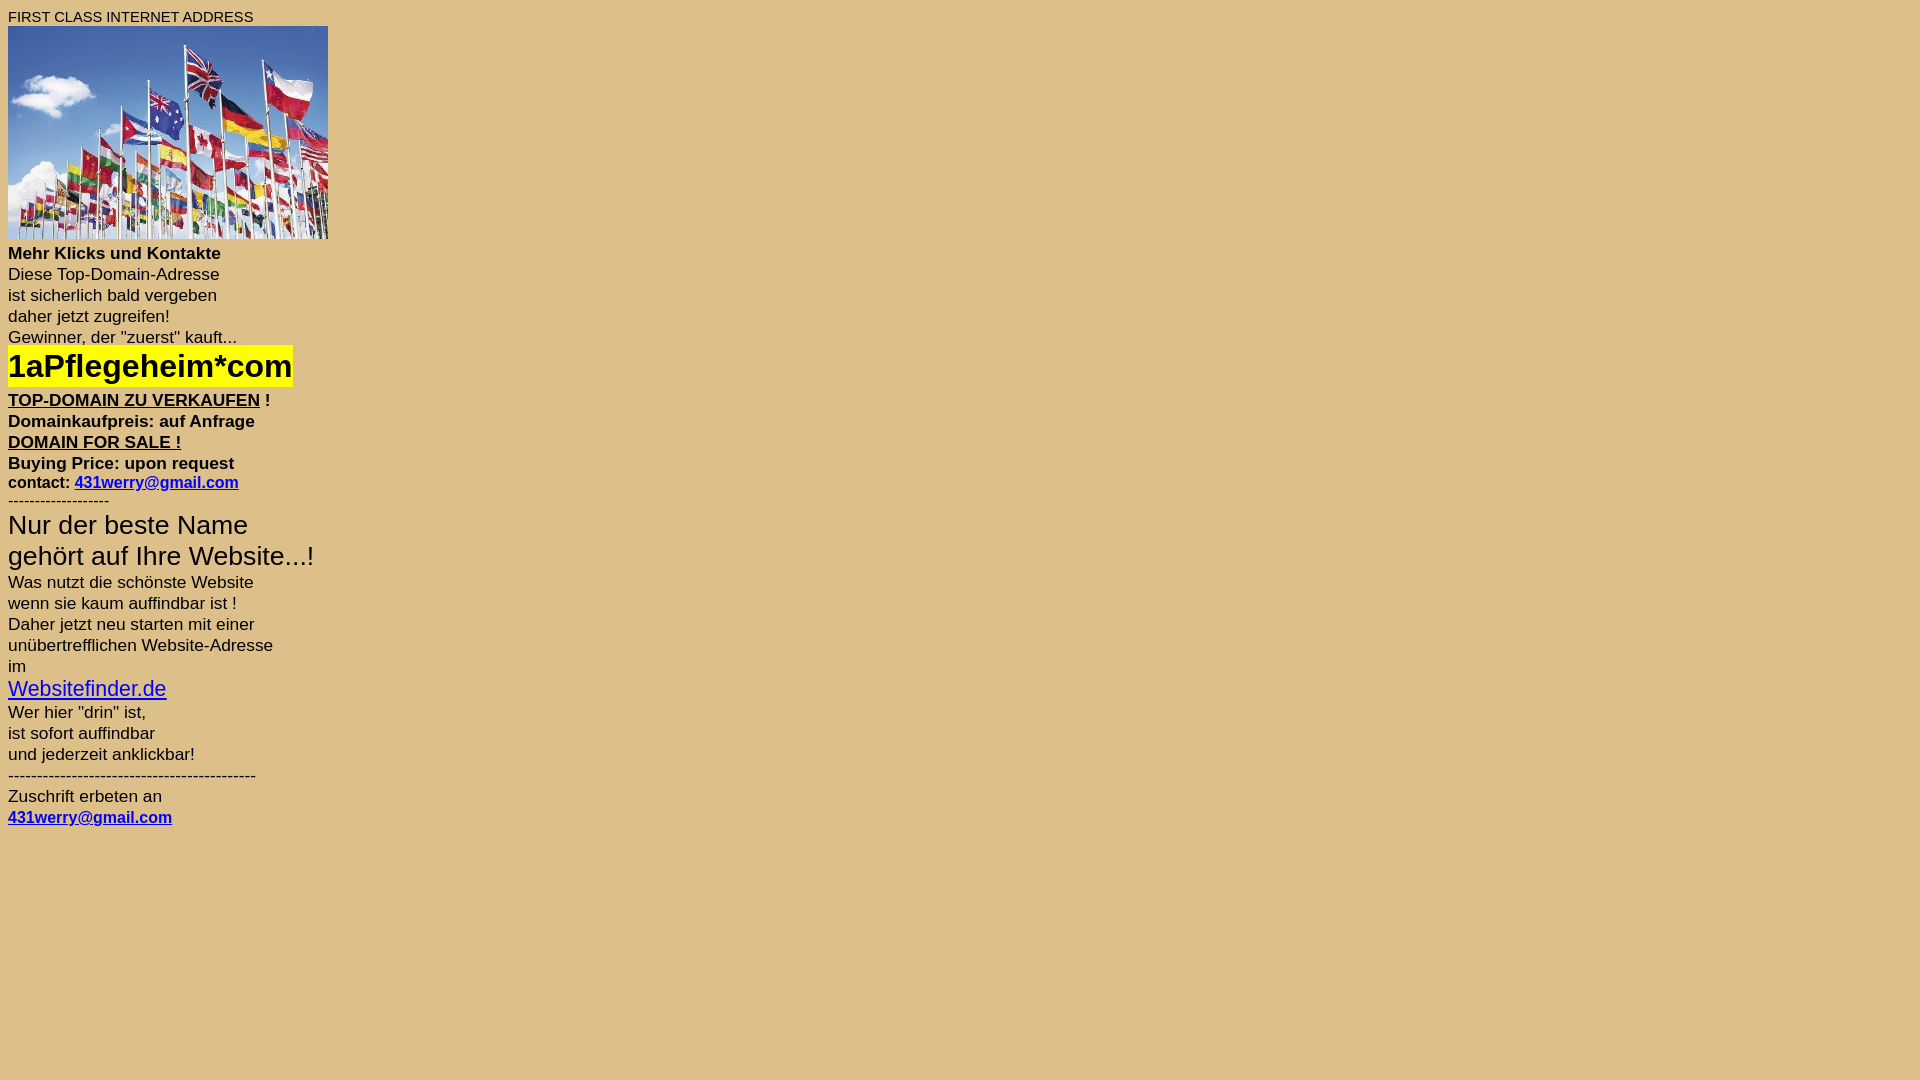 This screenshot has height=1080, width=1920. Describe the element at coordinates (85, 688) in the screenshot. I see `'Websitefinder.de'` at that location.